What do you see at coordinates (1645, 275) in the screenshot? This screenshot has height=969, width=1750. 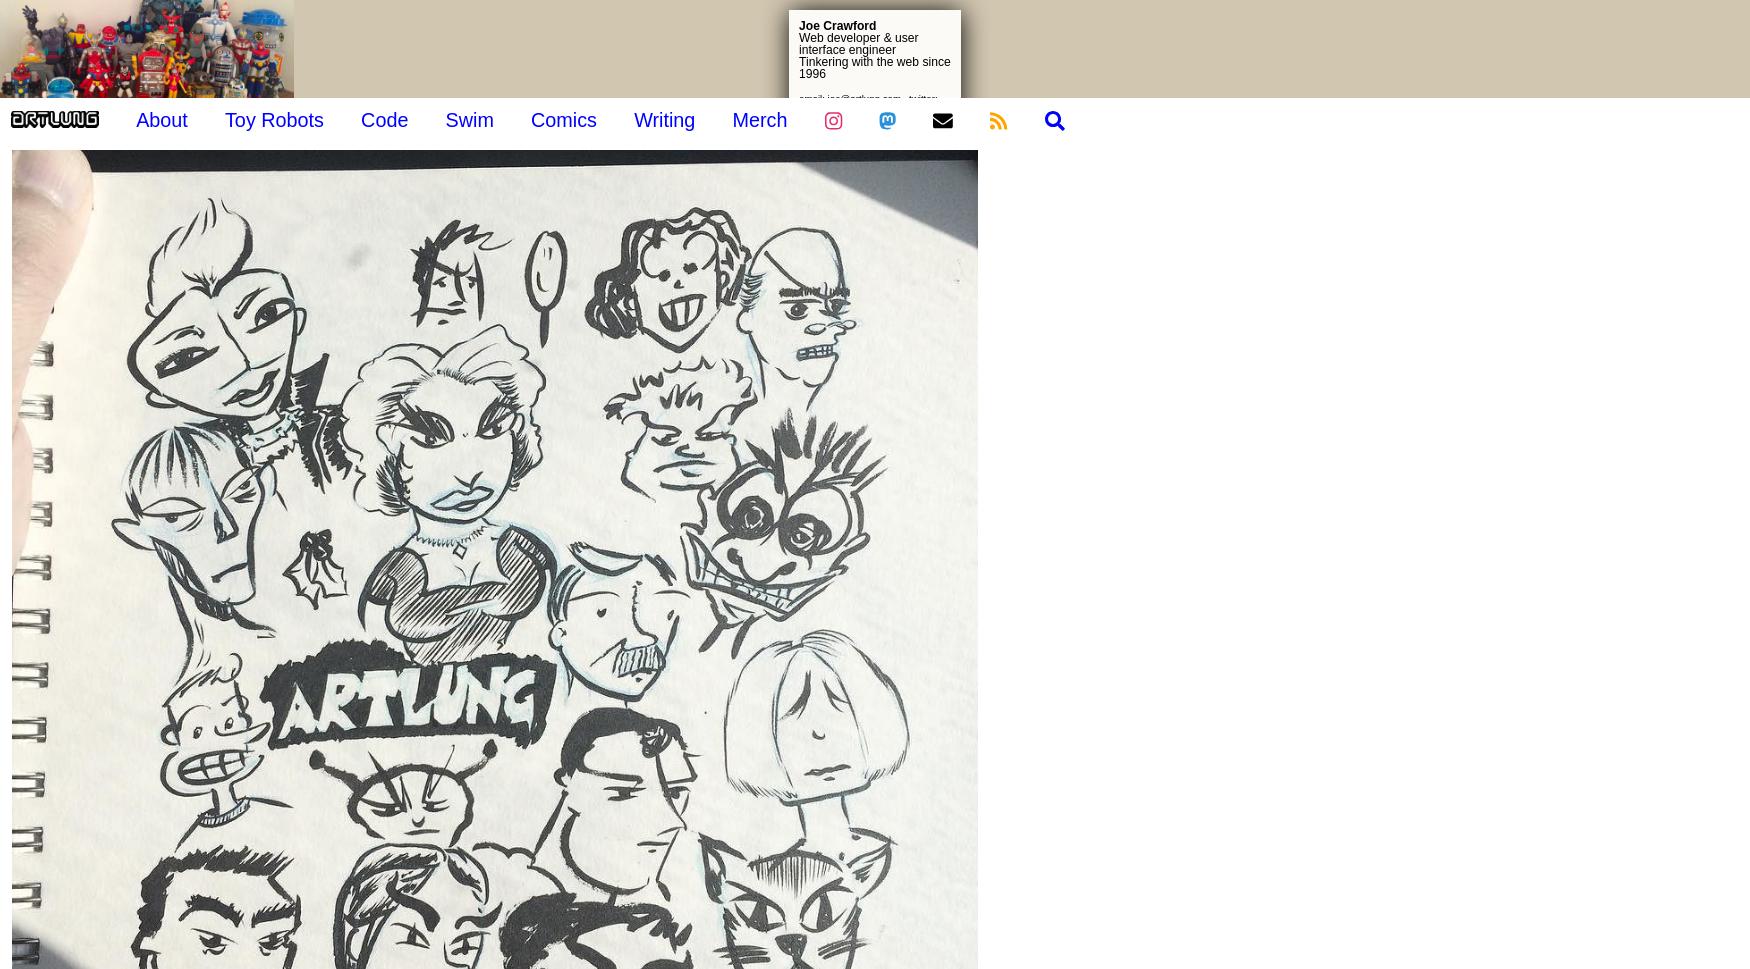 I see `'aka'` at bounding box center [1645, 275].